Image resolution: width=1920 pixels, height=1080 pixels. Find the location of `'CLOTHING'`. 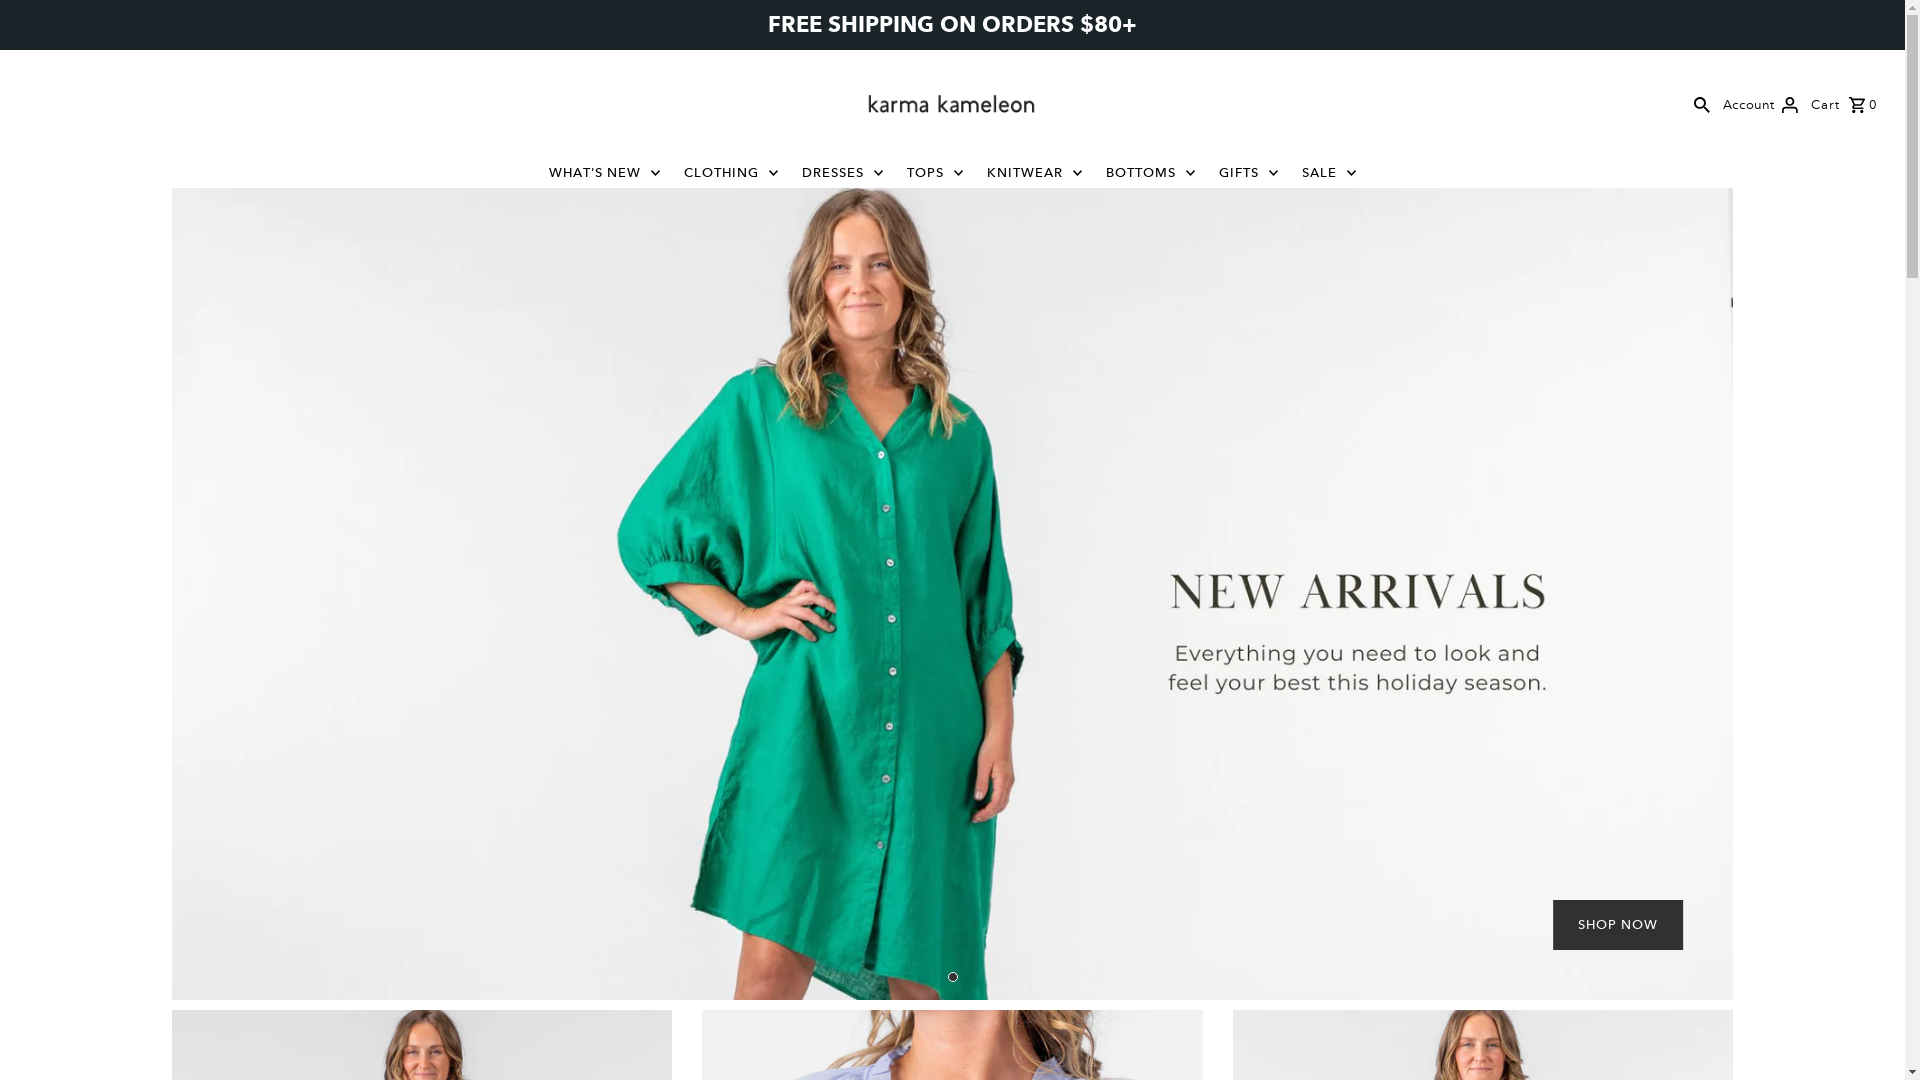

'CLOTHING' is located at coordinates (730, 172).